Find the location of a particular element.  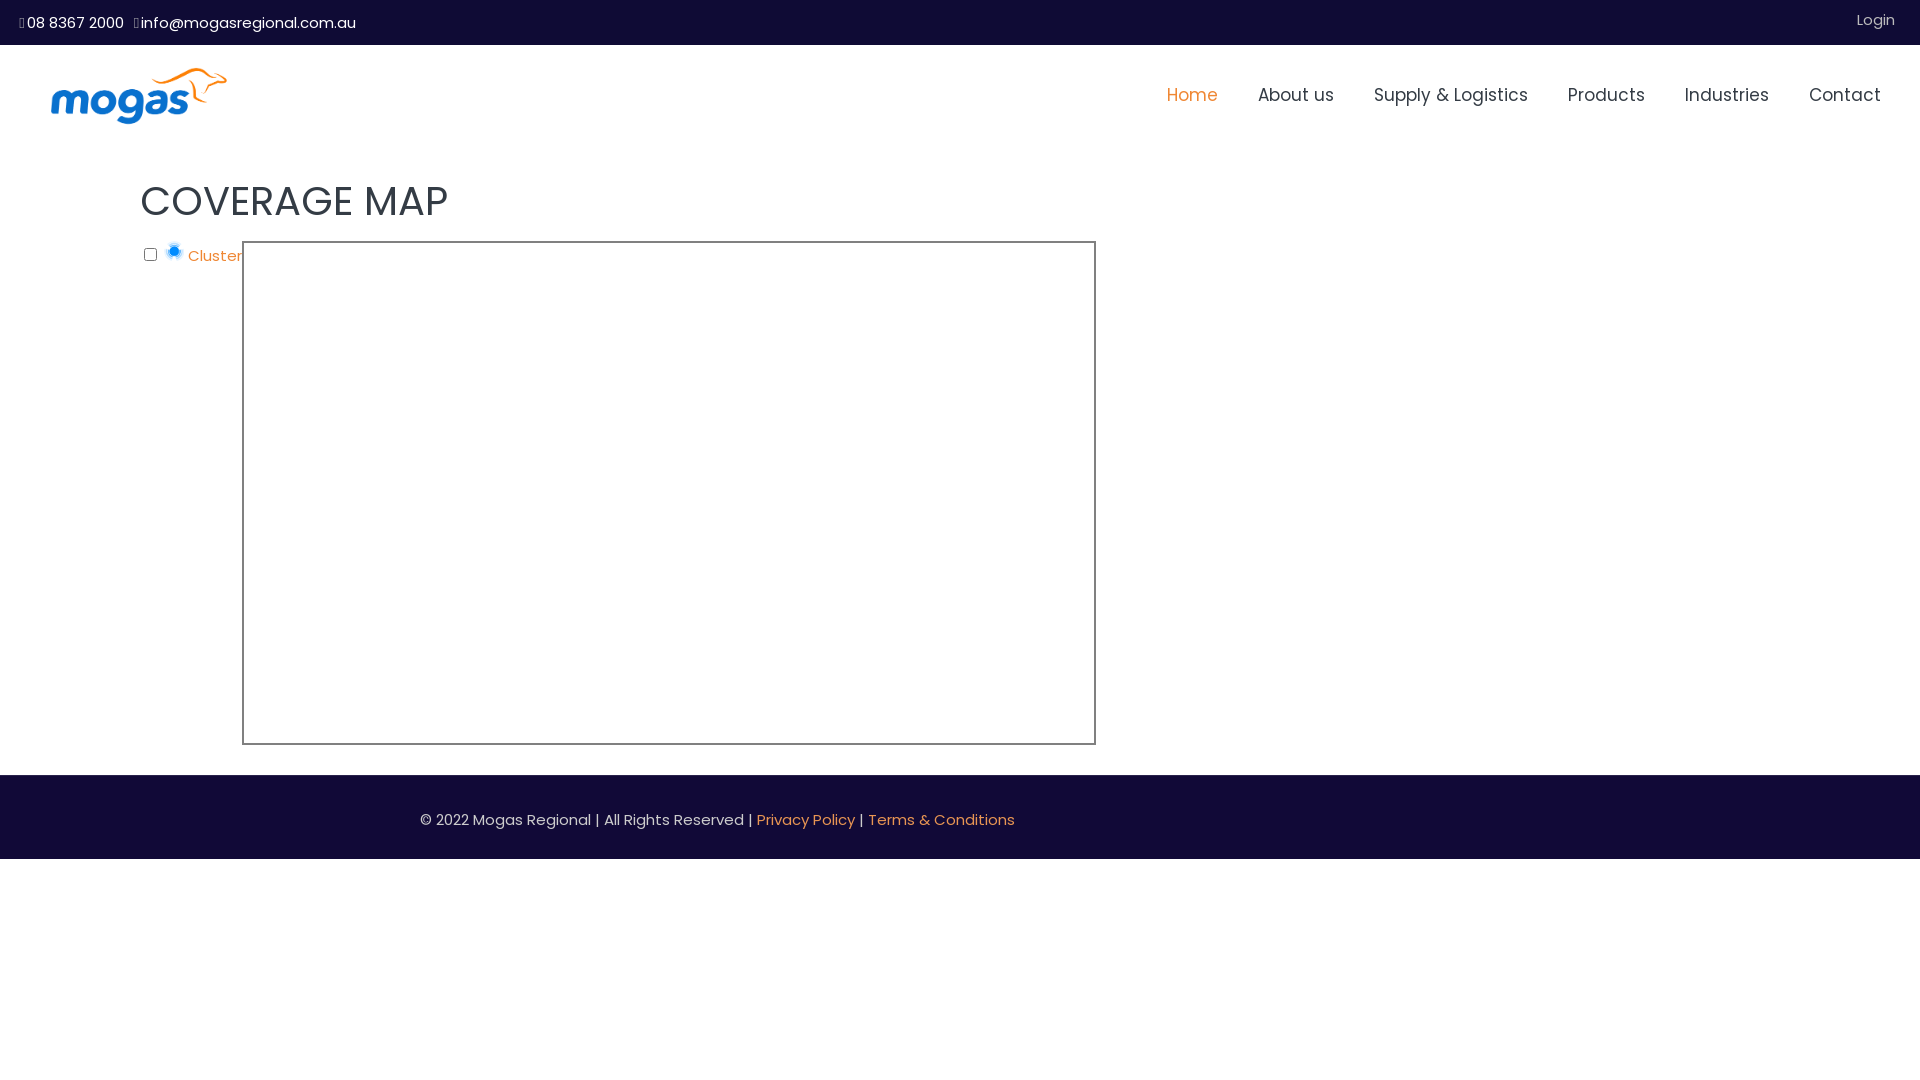

'Industries' is located at coordinates (1726, 95).